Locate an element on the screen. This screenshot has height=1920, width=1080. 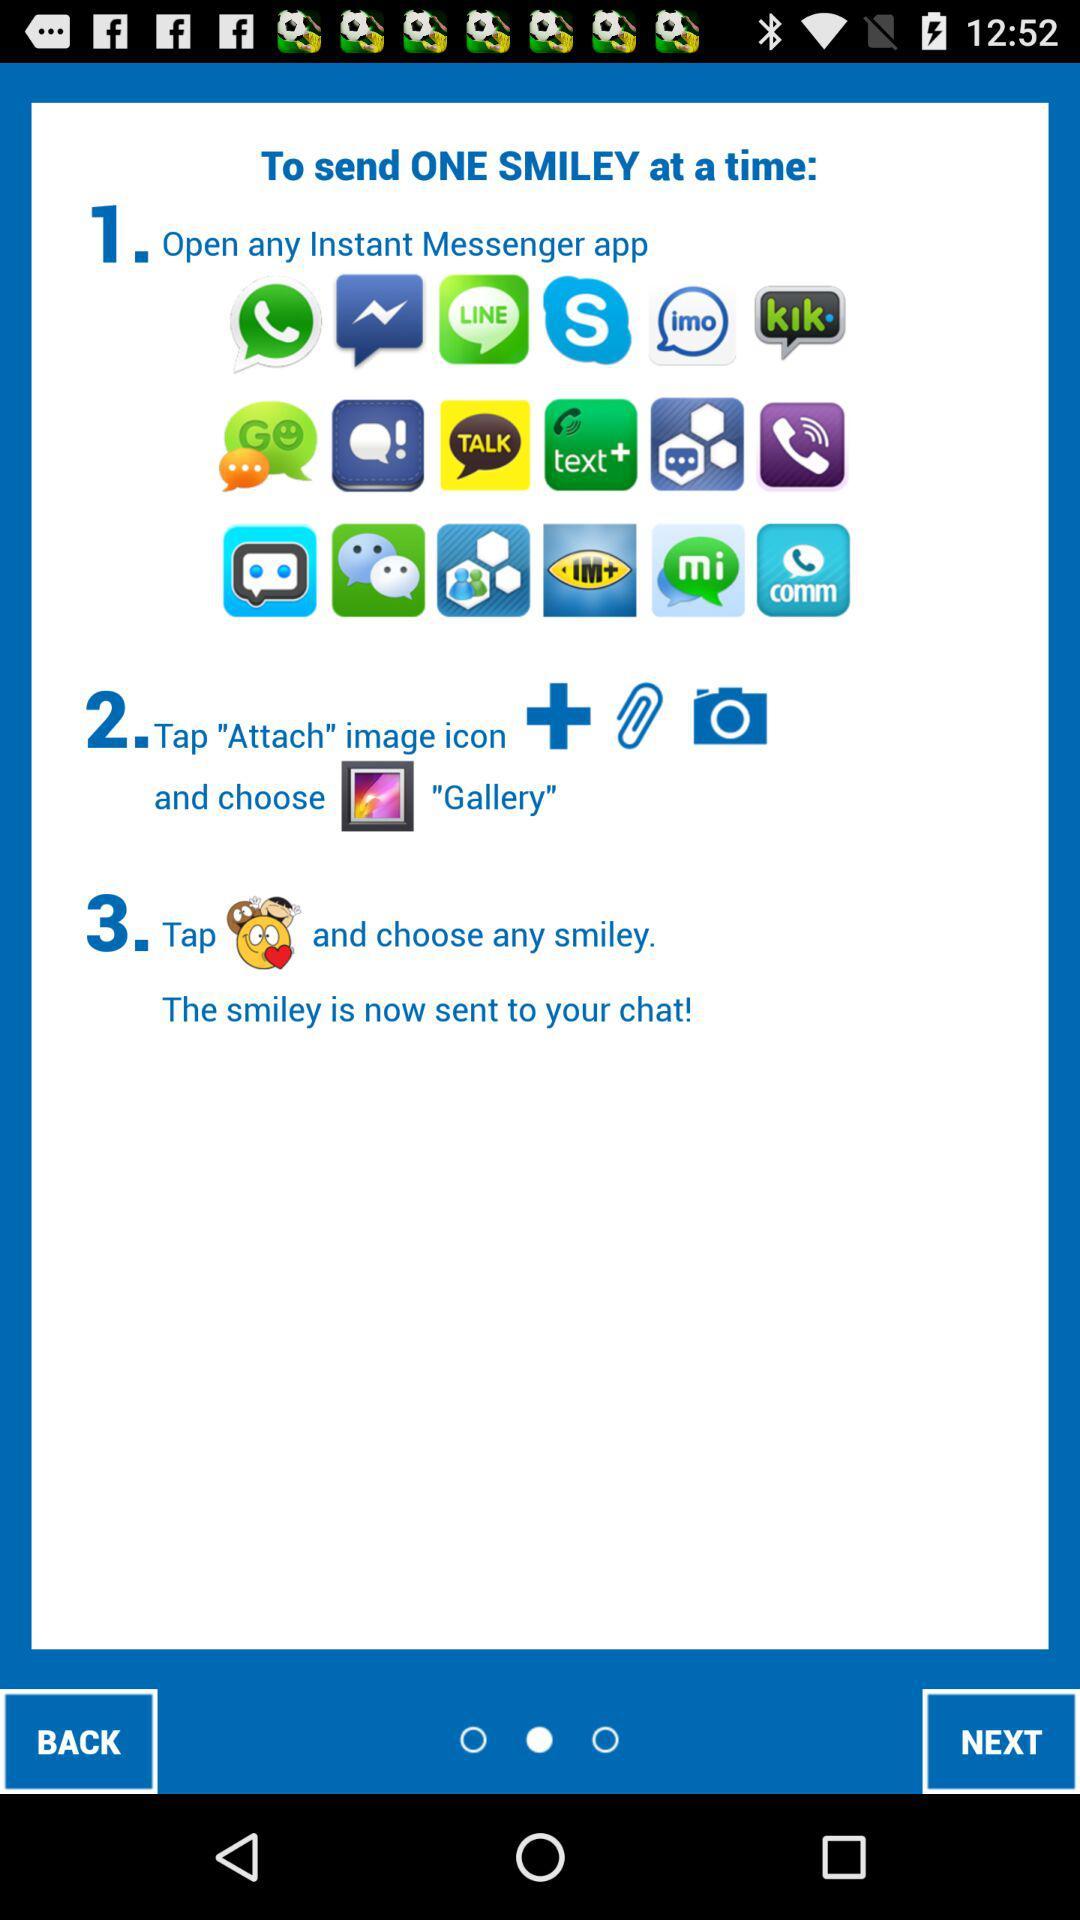
back at the bottom left corner is located at coordinates (77, 1740).